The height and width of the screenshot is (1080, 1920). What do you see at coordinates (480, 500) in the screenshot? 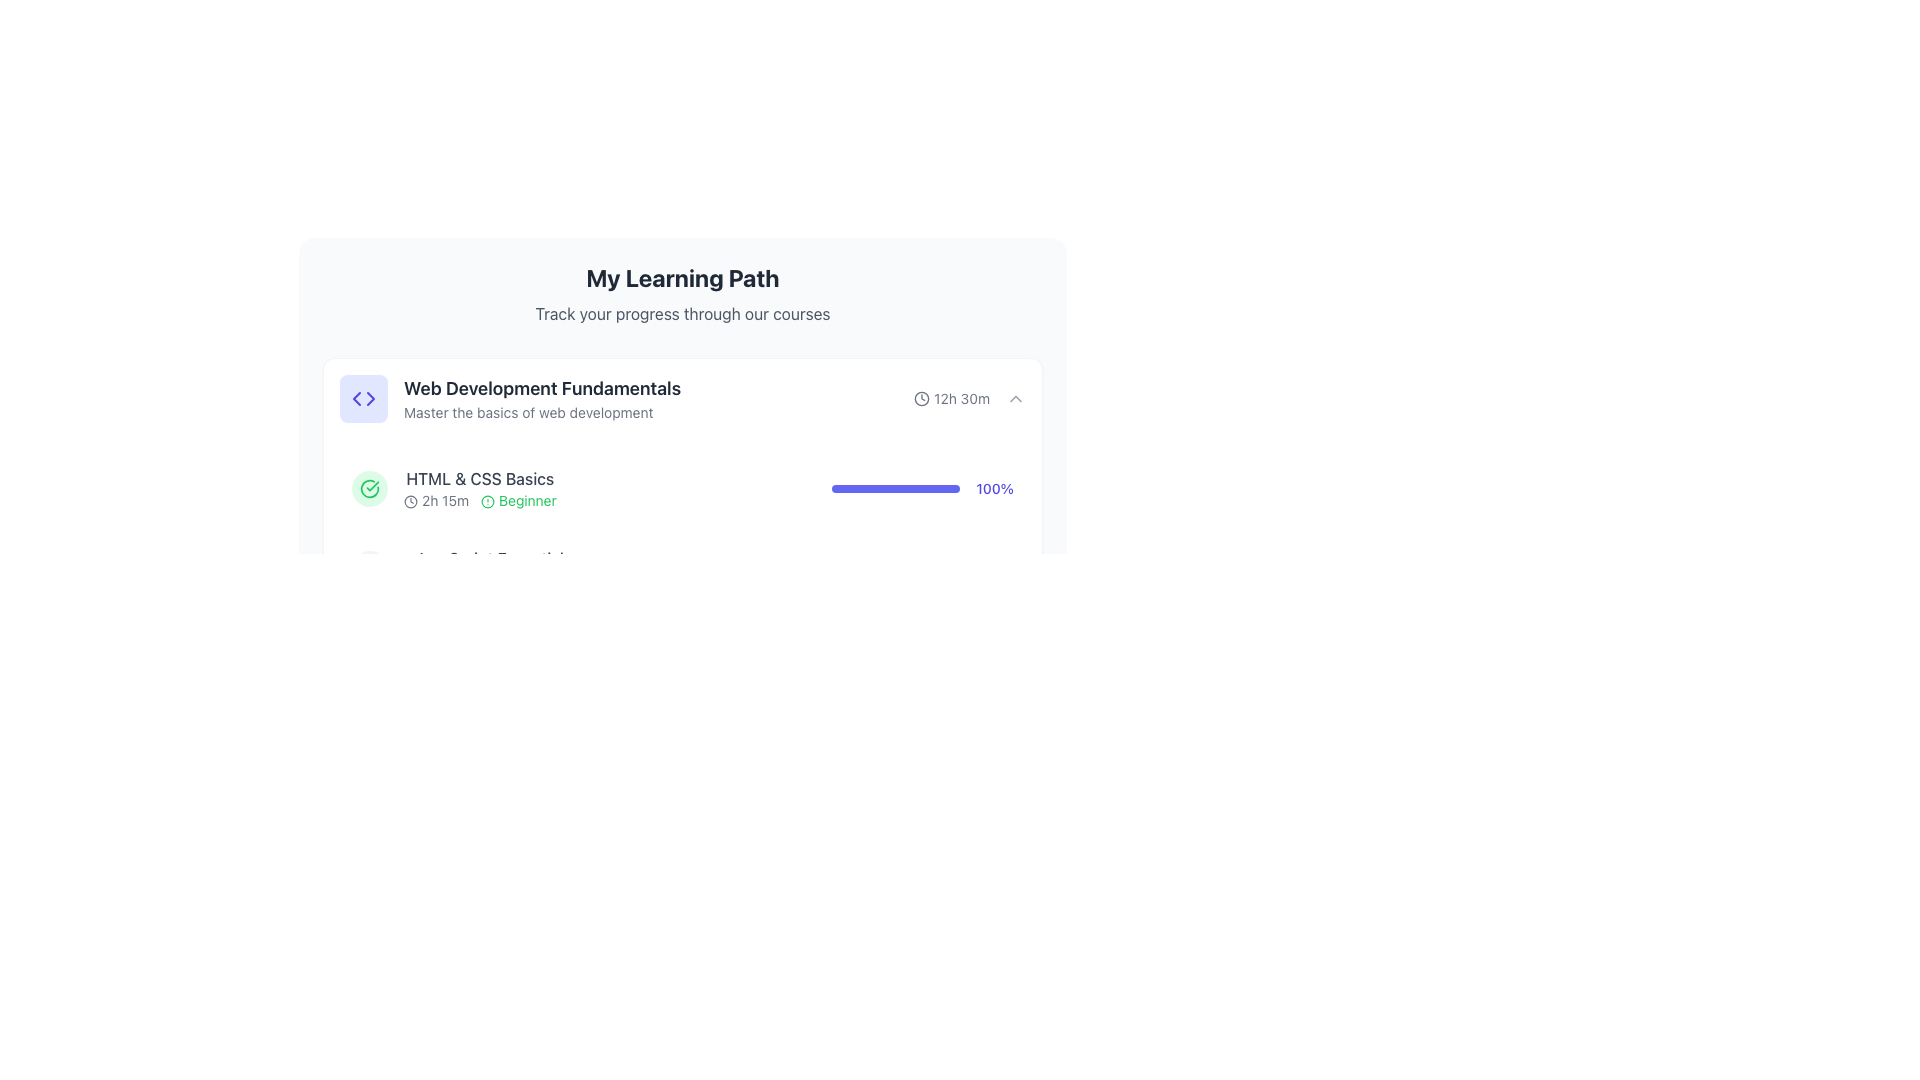
I see `the Informational Label displaying the duration '2h 15m' and difficulty level 'Beginner' beneath the title 'HTML & CSS Basics'` at bounding box center [480, 500].